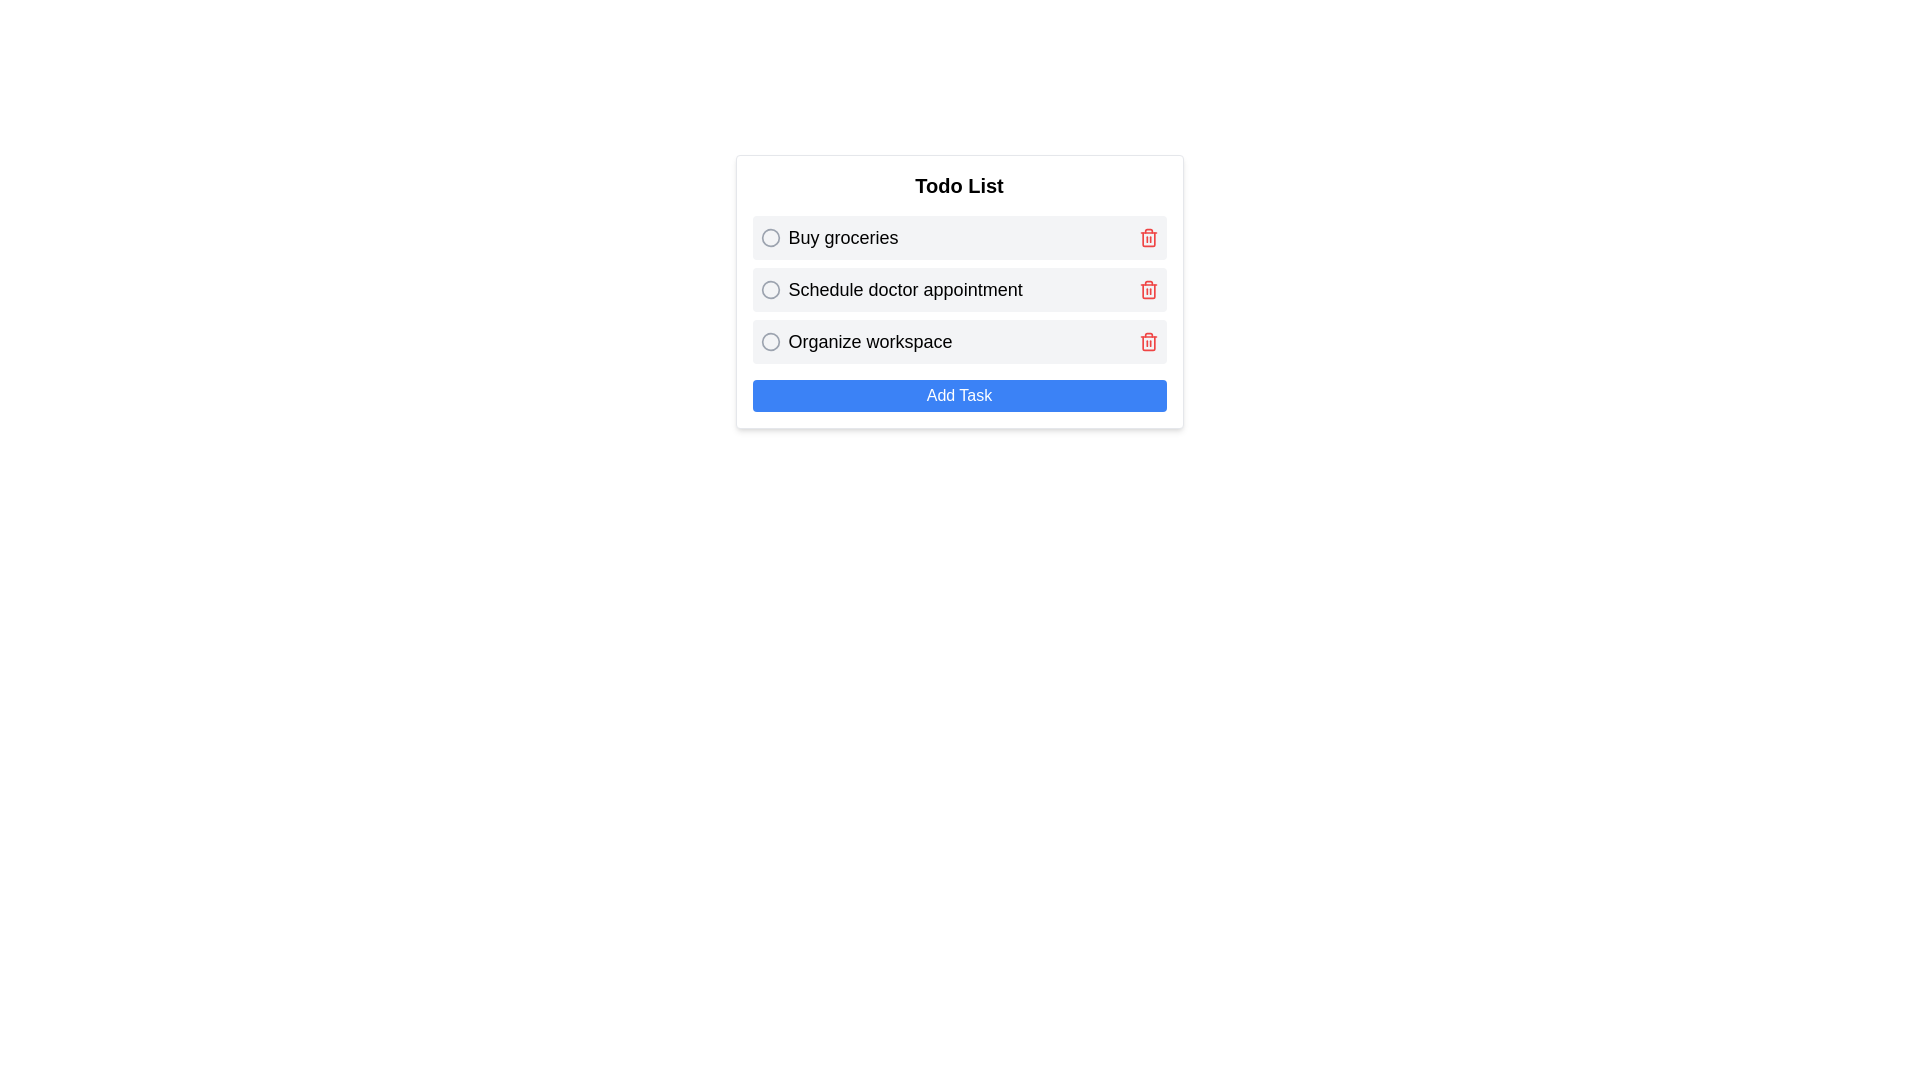 This screenshot has width=1920, height=1080. Describe the element at coordinates (829, 237) in the screenshot. I see `the text of the first task in the 'Todo List'` at that location.